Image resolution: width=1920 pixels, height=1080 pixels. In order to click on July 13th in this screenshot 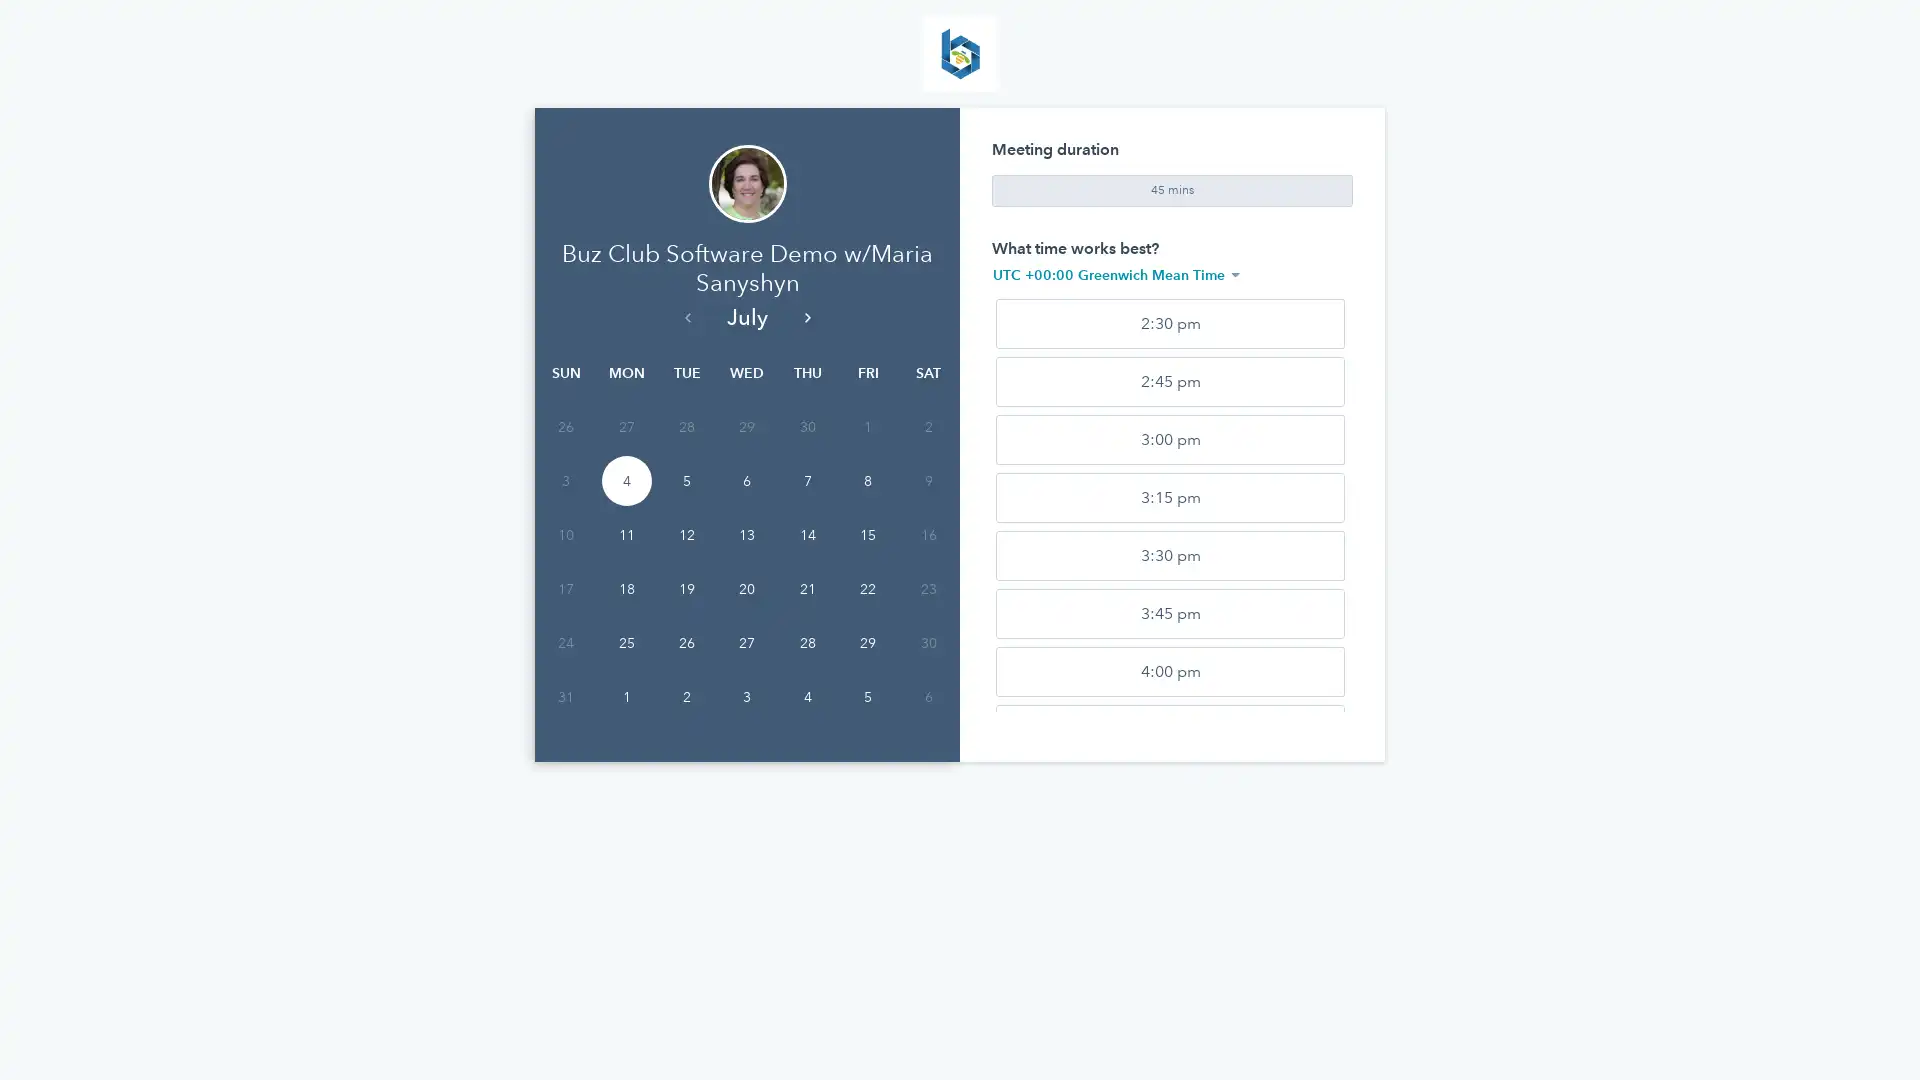, I will do `click(746, 534)`.